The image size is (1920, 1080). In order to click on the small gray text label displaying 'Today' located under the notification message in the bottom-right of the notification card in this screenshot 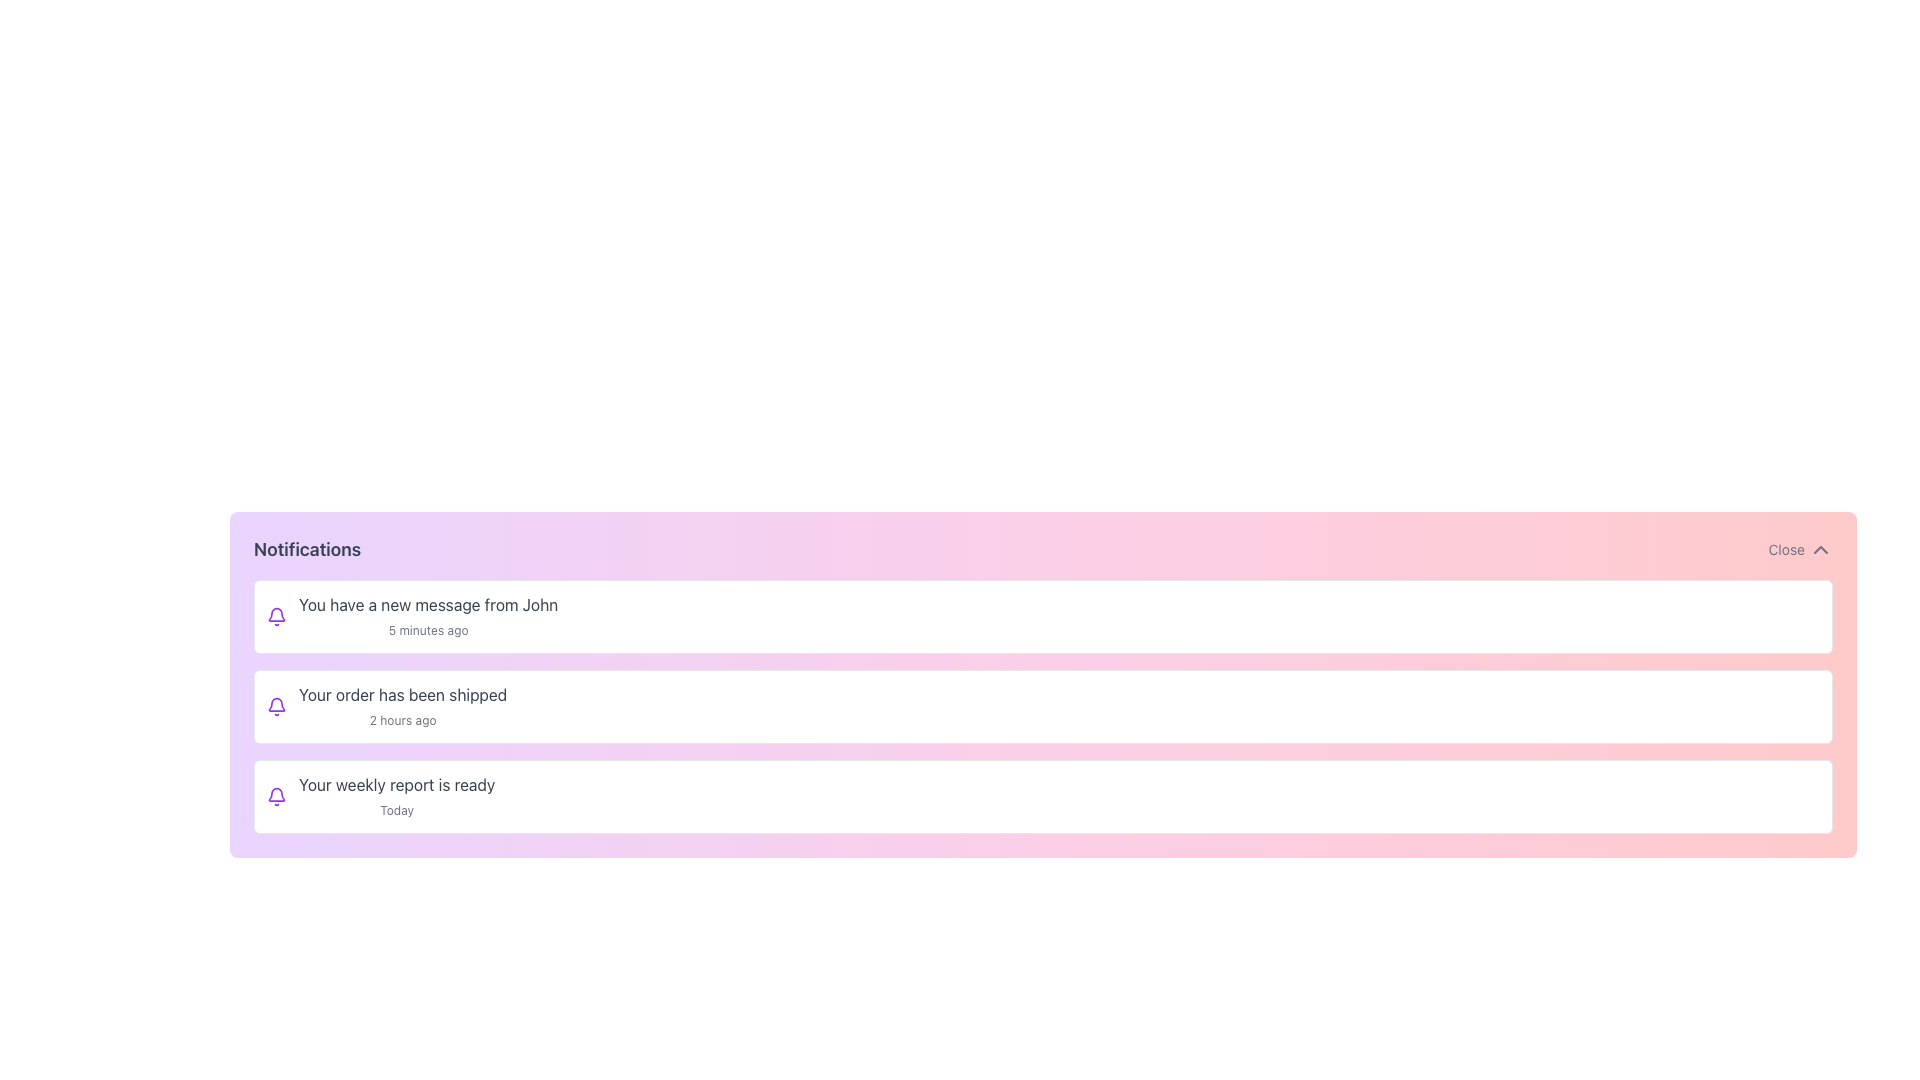, I will do `click(397, 810)`.